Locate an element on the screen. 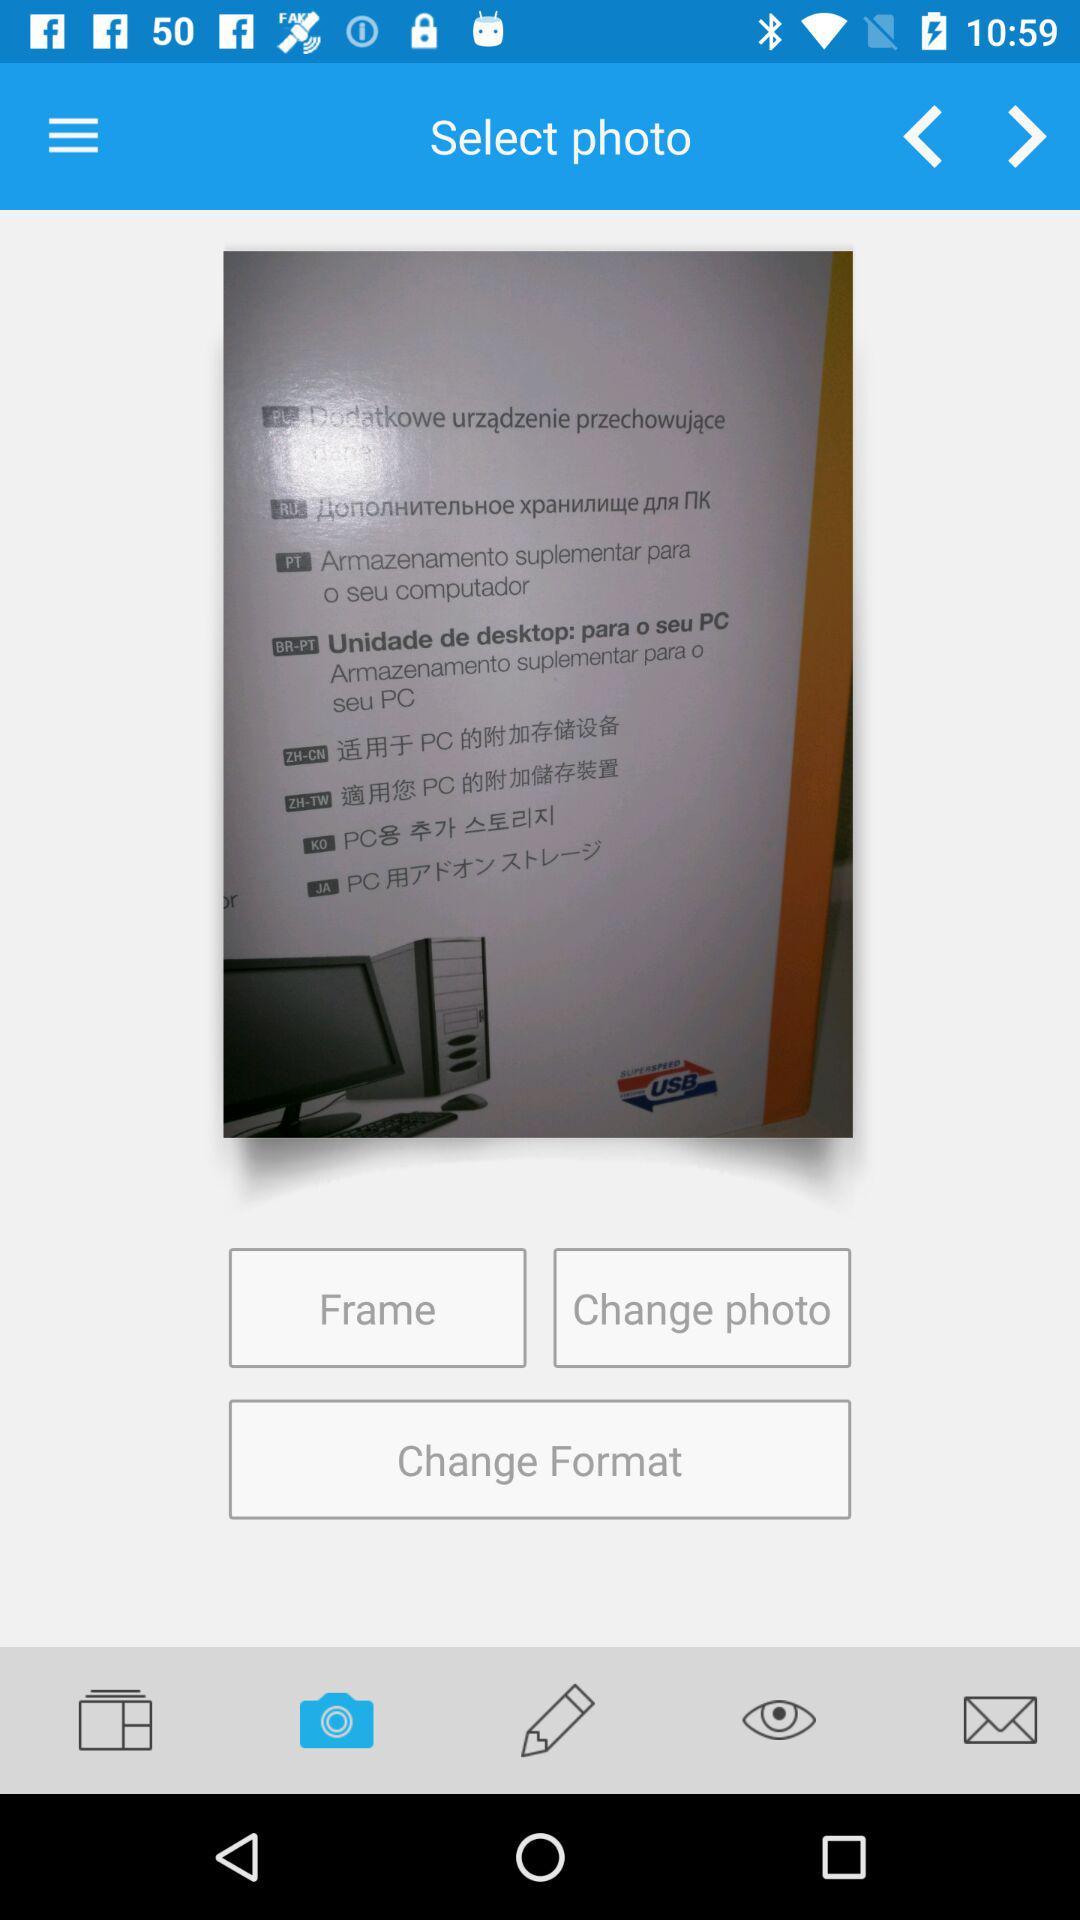 The width and height of the screenshot is (1080, 1920). go back is located at coordinates (922, 135).